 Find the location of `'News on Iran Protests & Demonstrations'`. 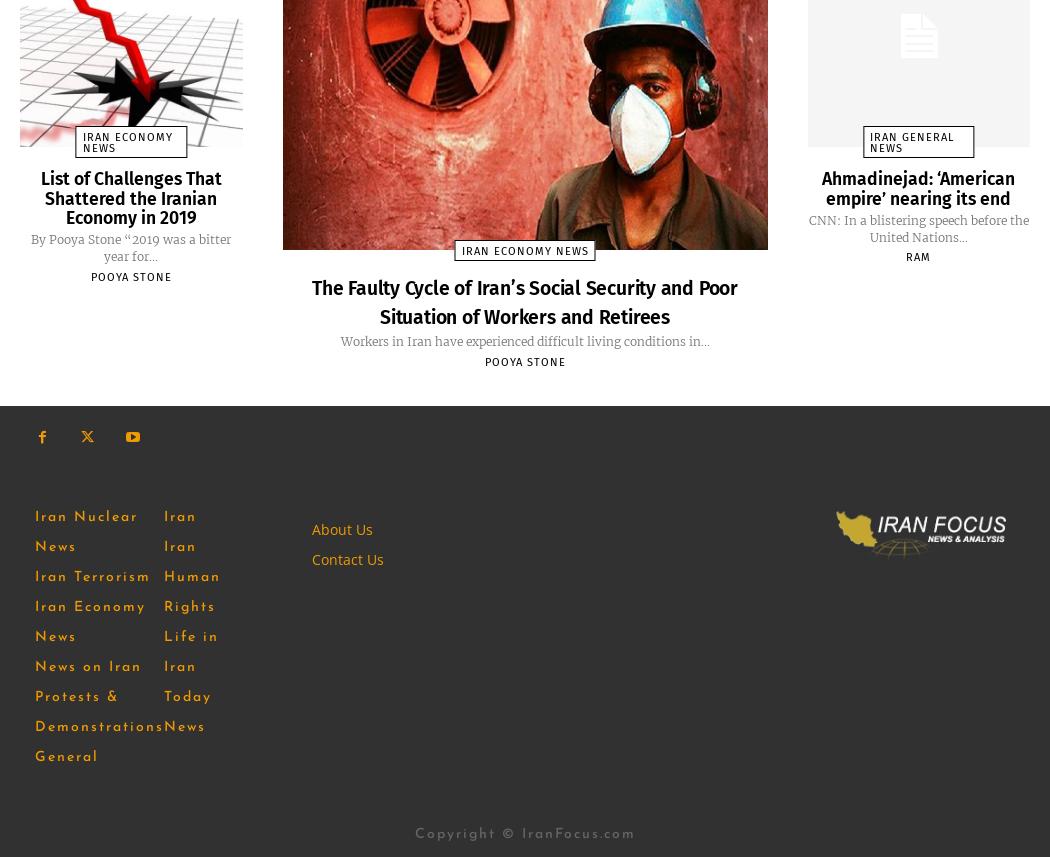

'News on Iran Protests & Demonstrations' is located at coordinates (99, 696).